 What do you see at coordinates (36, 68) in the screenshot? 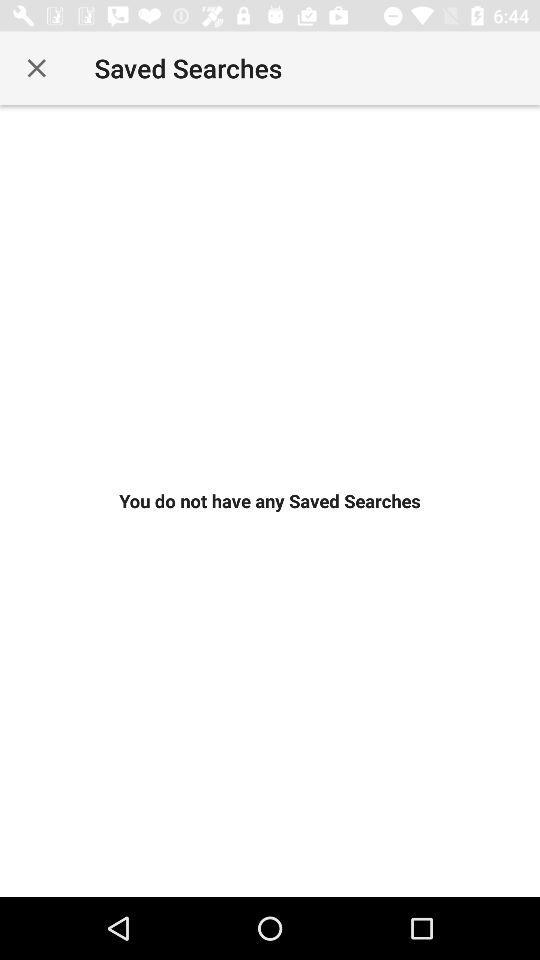
I see `icon at the top left corner` at bounding box center [36, 68].